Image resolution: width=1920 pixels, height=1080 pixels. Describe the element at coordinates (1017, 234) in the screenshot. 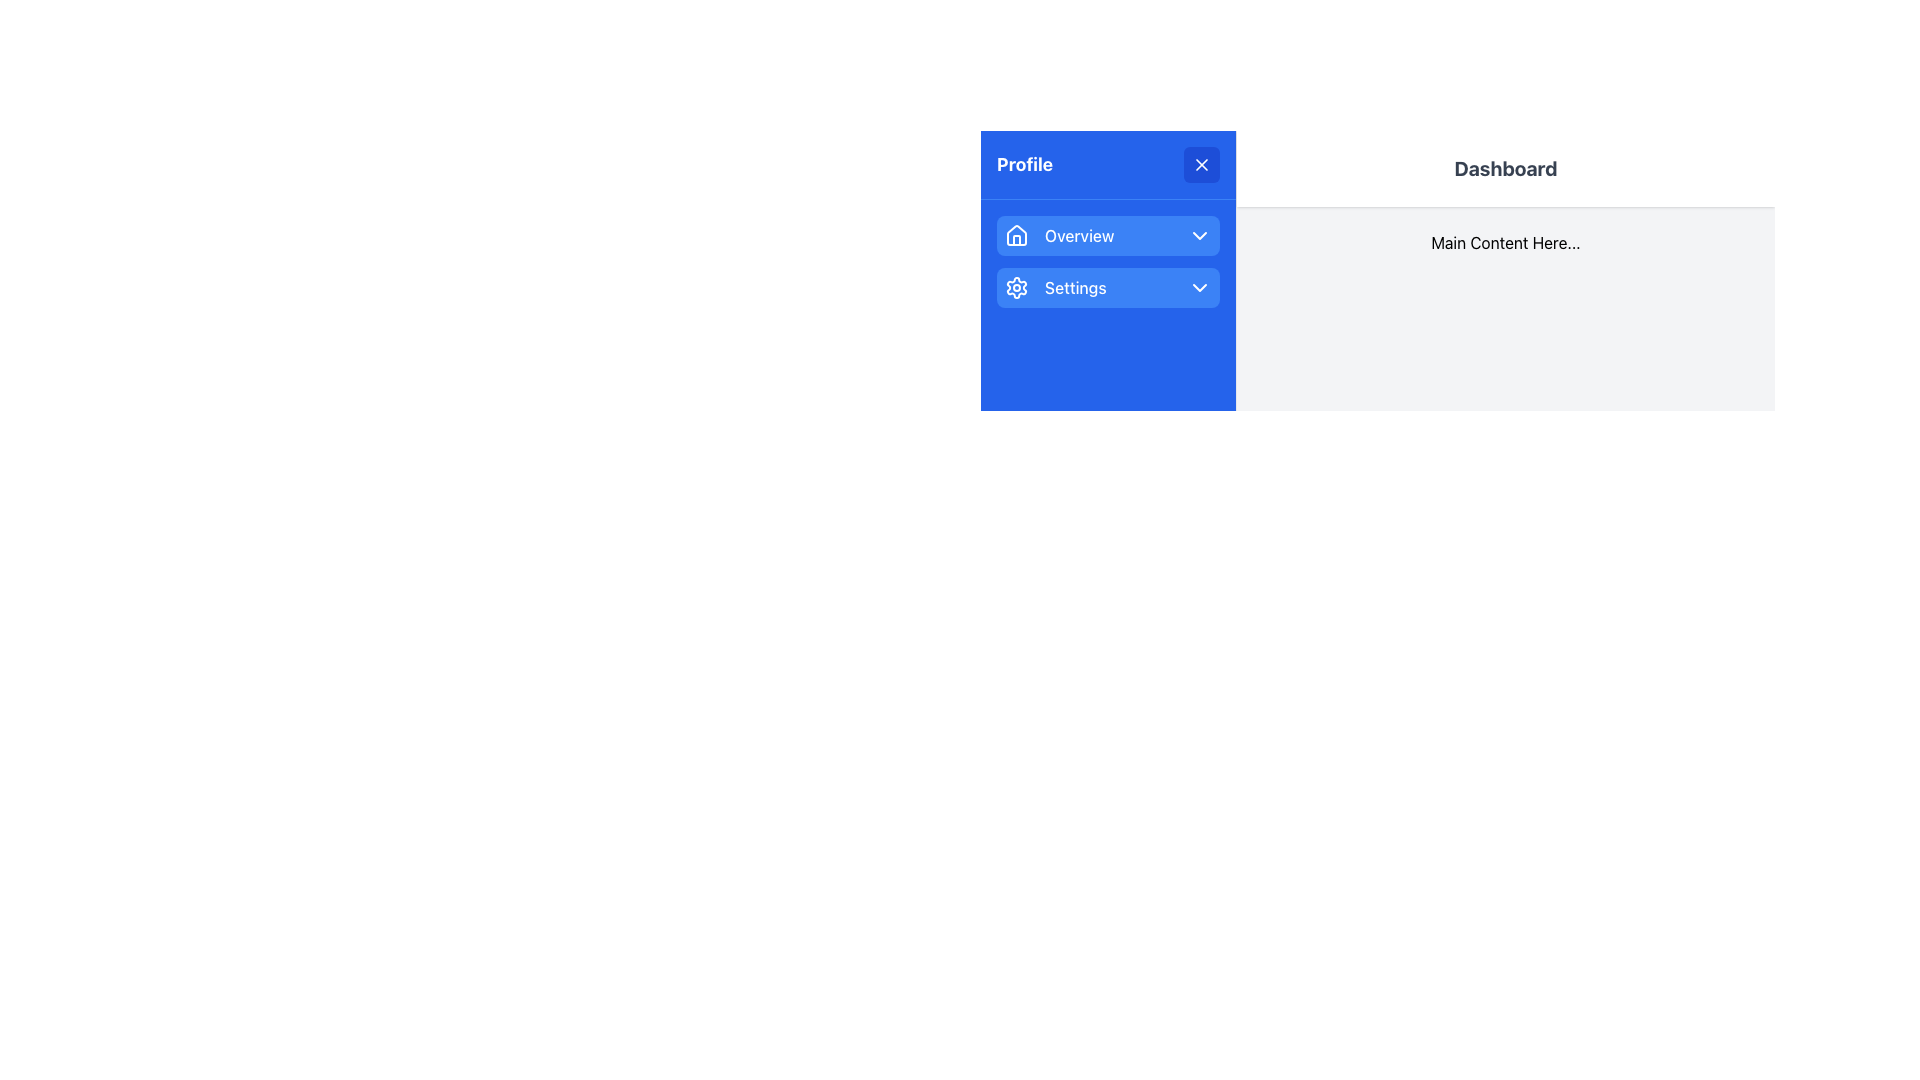

I see `the 'Overview' button associated with the house icon, which is a white outline inside a blue rectangular button, positioned at the leftmost side of the button group` at that location.